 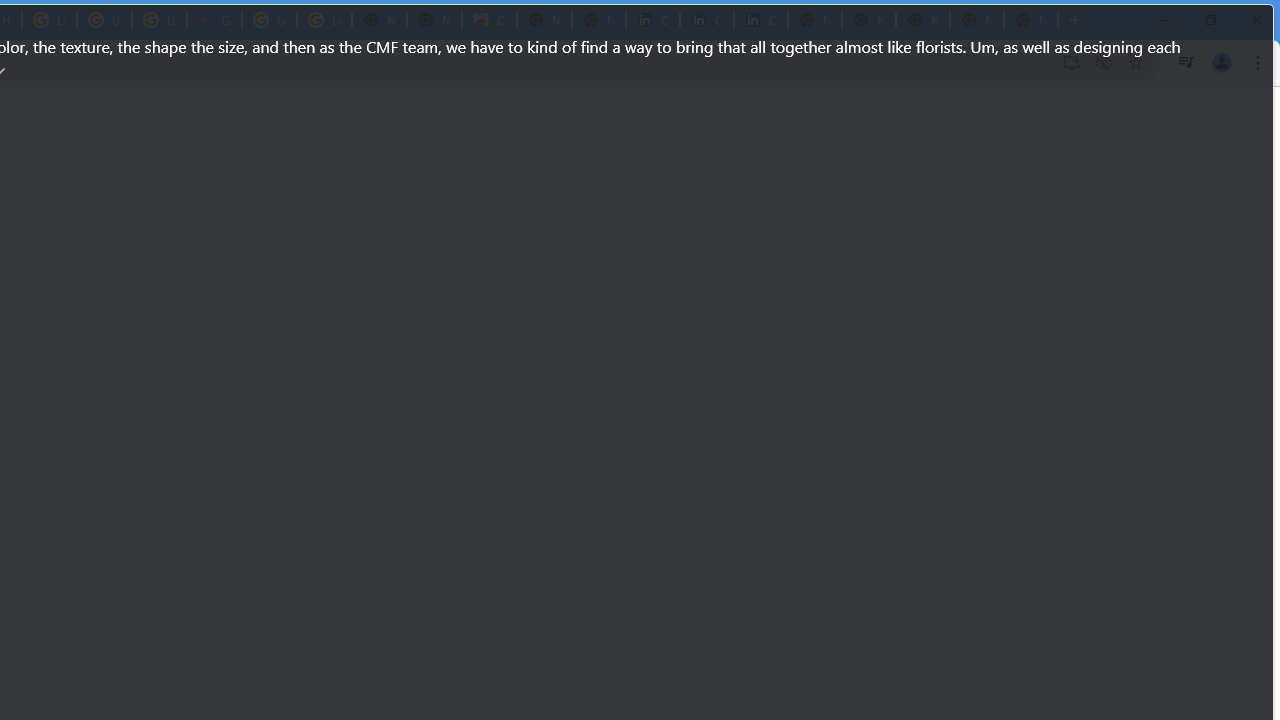 What do you see at coordinates (652, 20) in the screenshot?
I see `'Cookie Policy | LinkedIn'` at bounding box center [652, 20].